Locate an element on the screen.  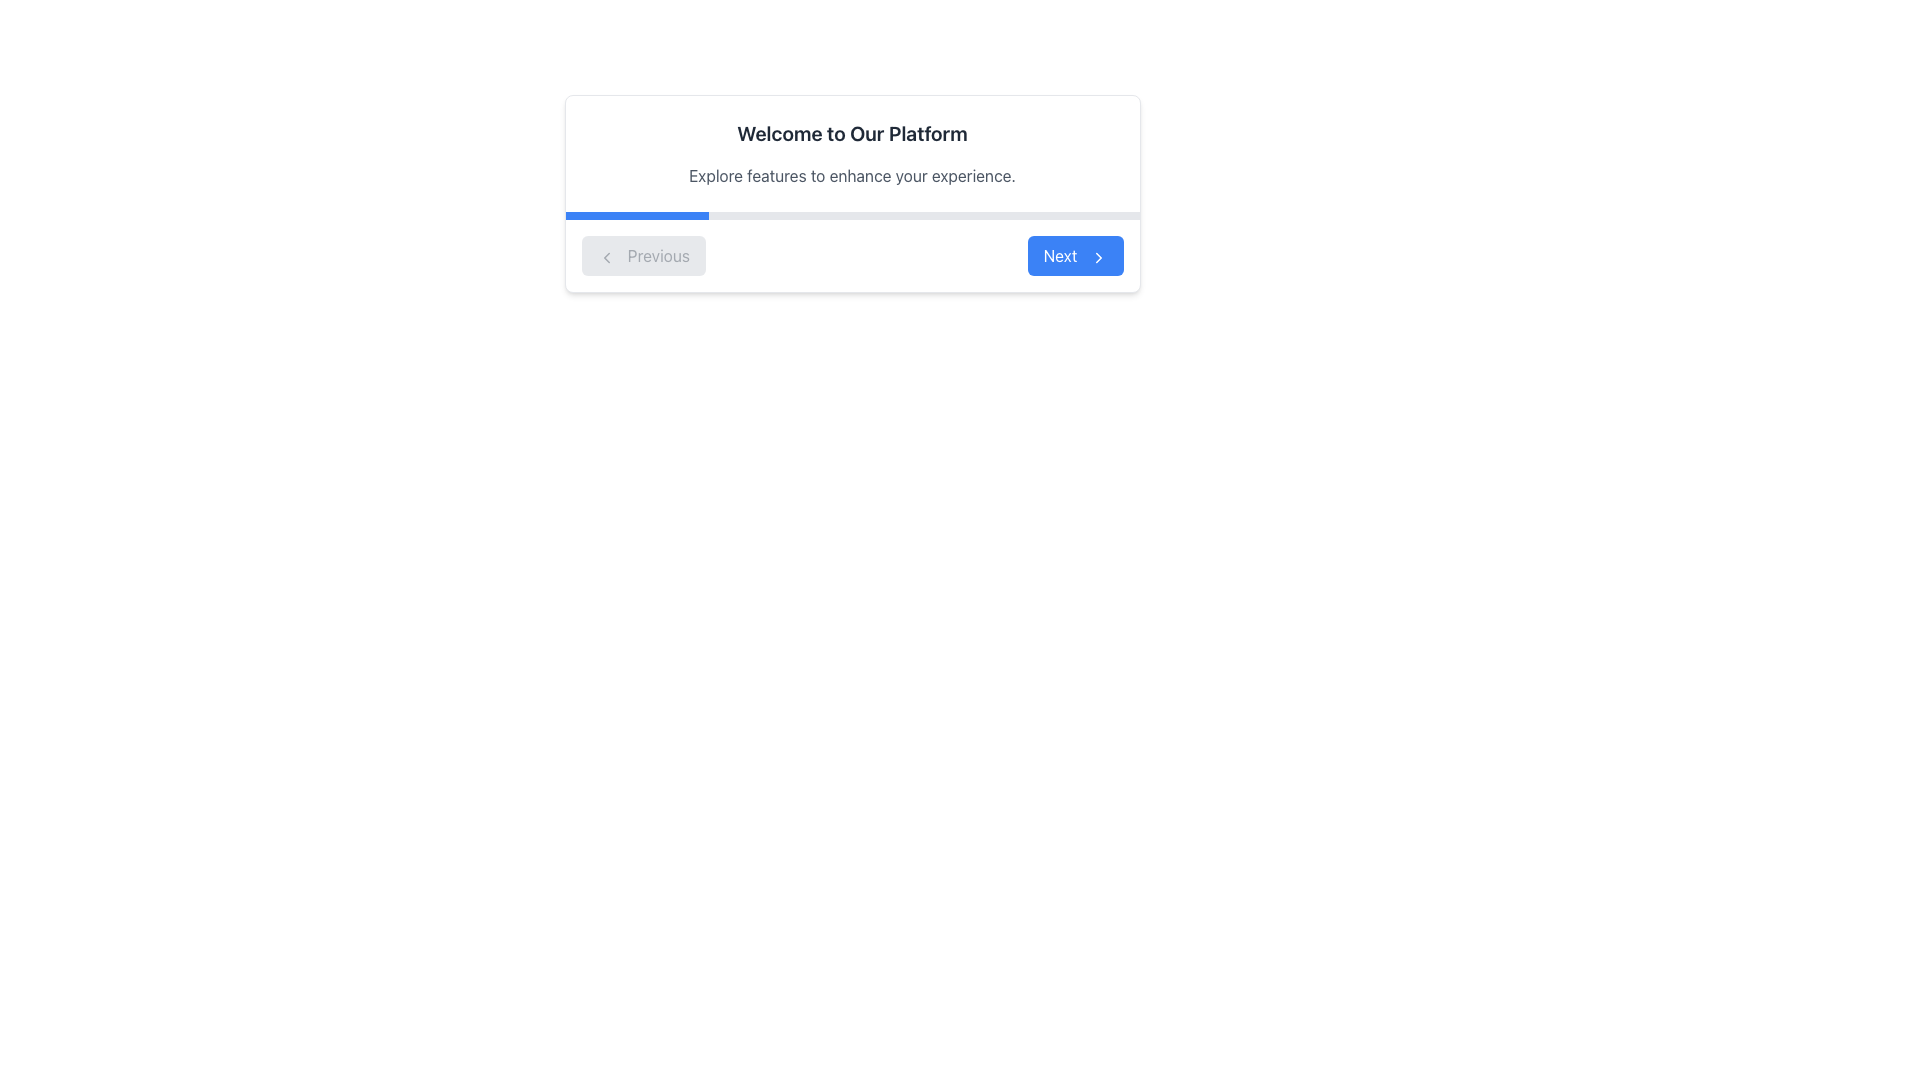
the 'Next' button is located at coordinates (1074, 254).